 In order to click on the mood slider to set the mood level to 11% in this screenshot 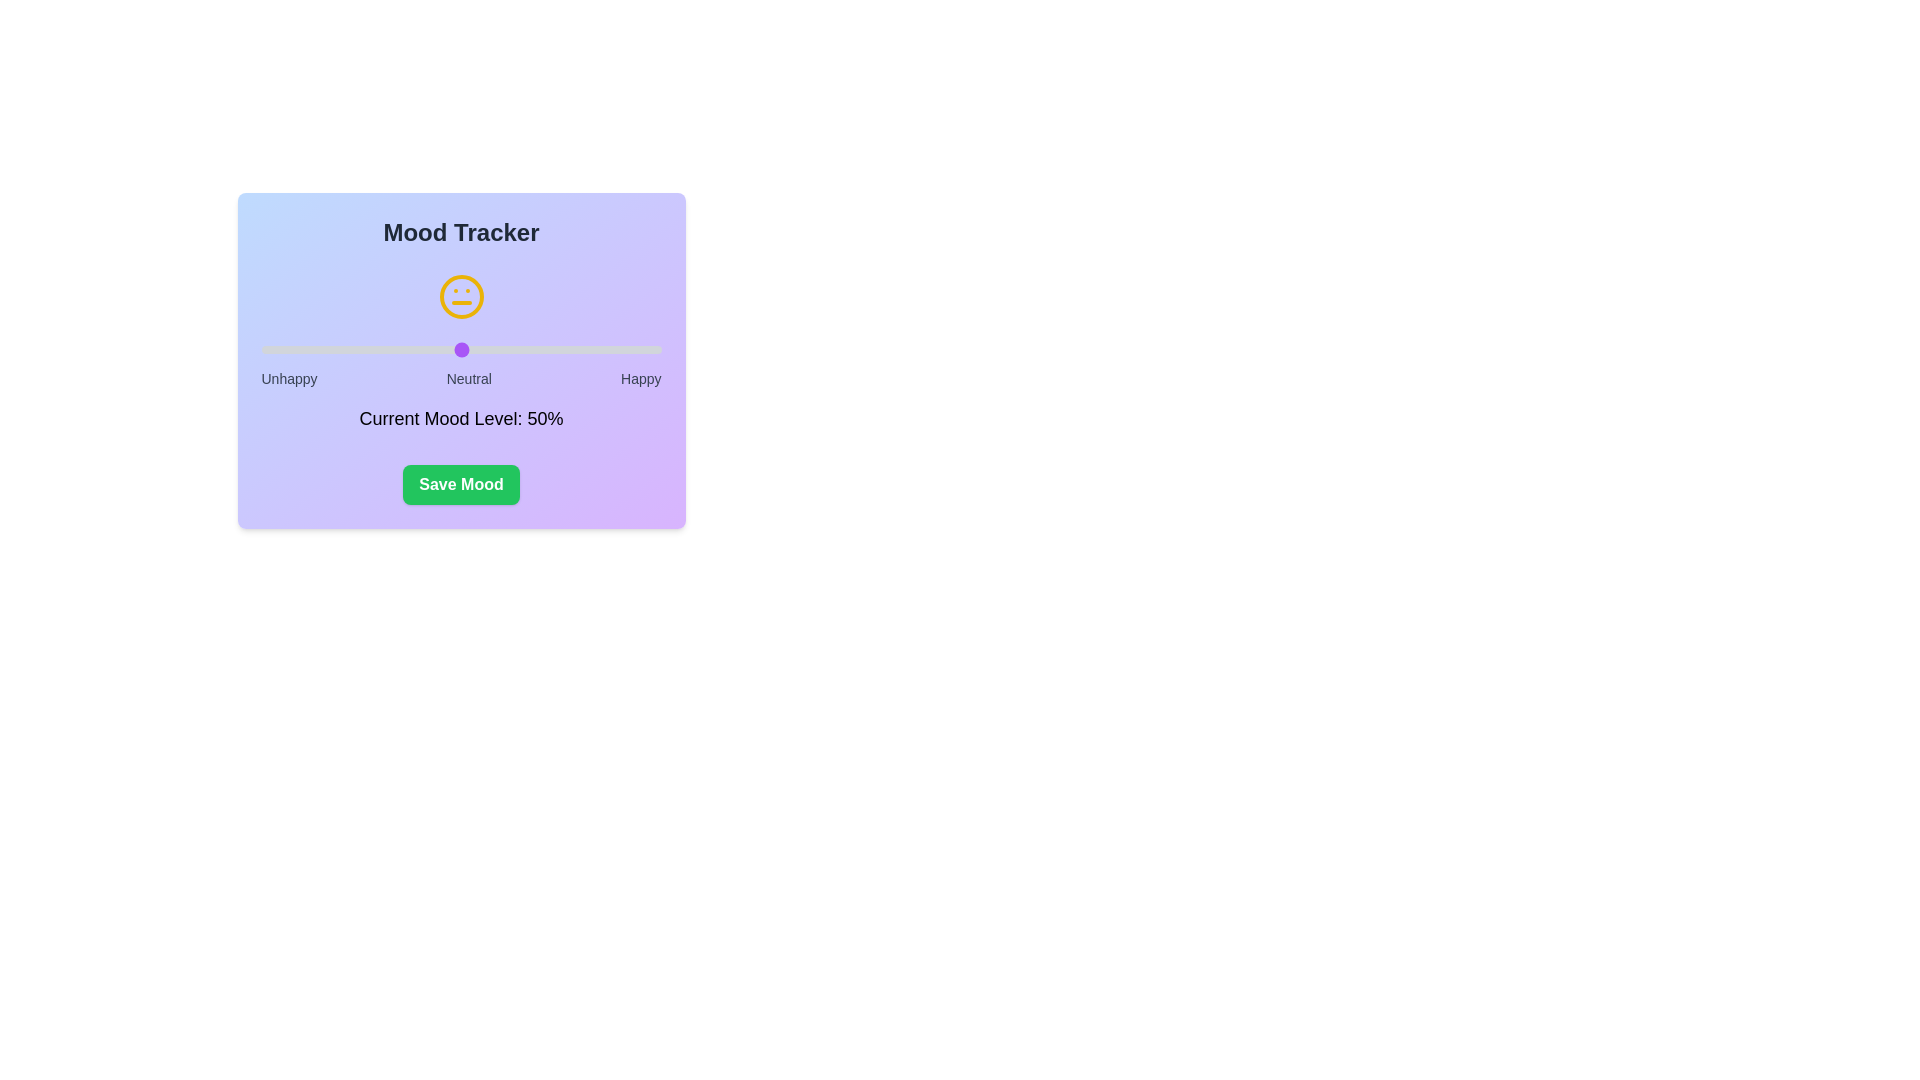, I will do `click(304, 349)`.